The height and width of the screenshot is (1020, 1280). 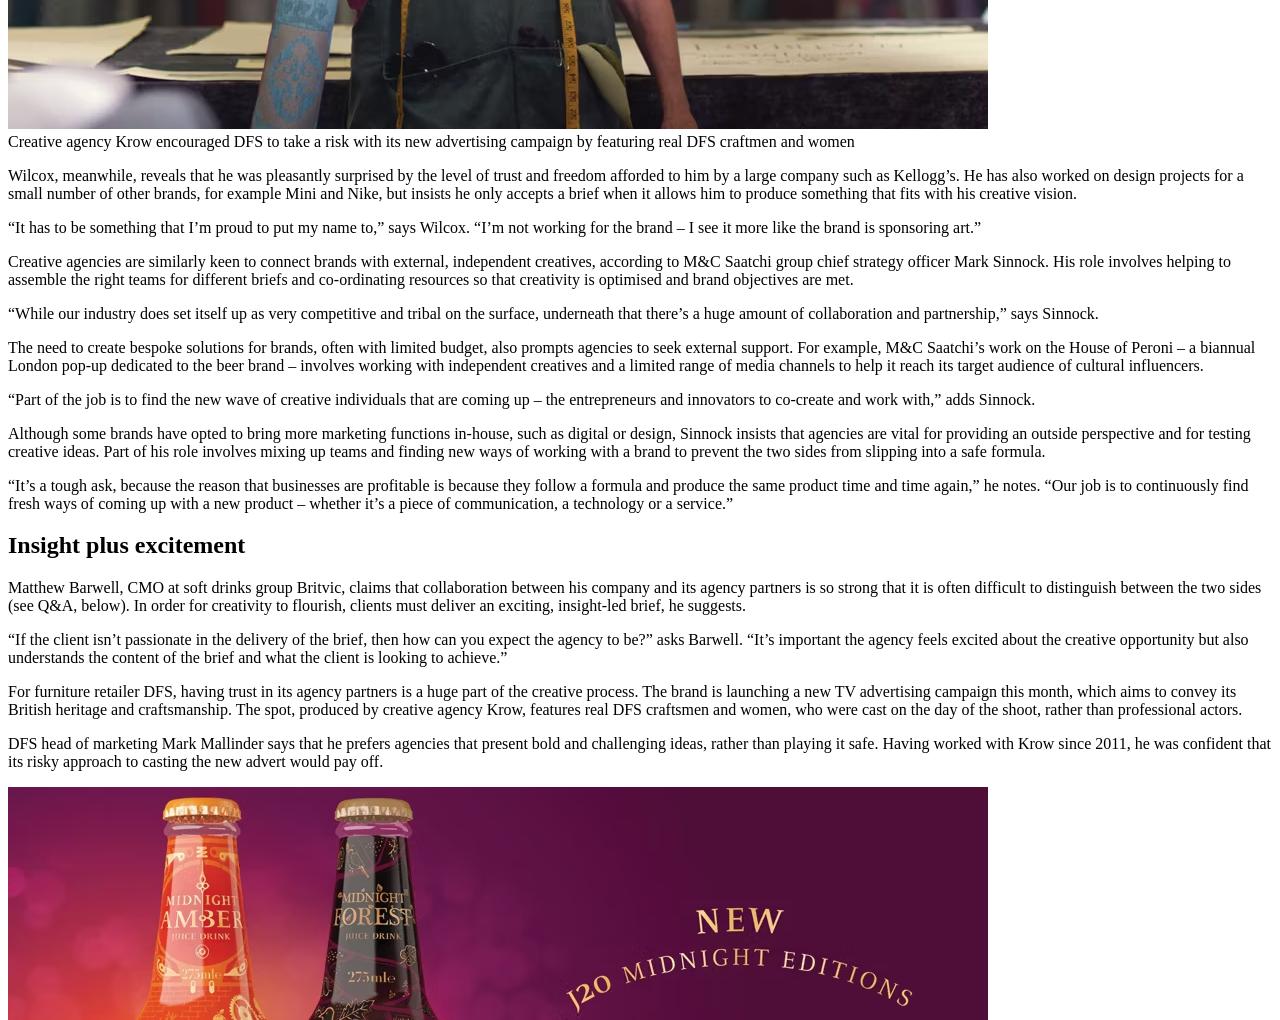 What do you see at coordinates (633, 595) in the screenshot?
I see `'Matthew Barwell, CMO at soft drinks group Britvic, claims that collaboration between his company and its agency partners is so strong that it is often difficult to distinguish between the two sides (see Q&A, below). In order for creativity to flourish, clients must deliver an exciting, insight-led brief, he suggests.'` at bounding box center [633, 595].